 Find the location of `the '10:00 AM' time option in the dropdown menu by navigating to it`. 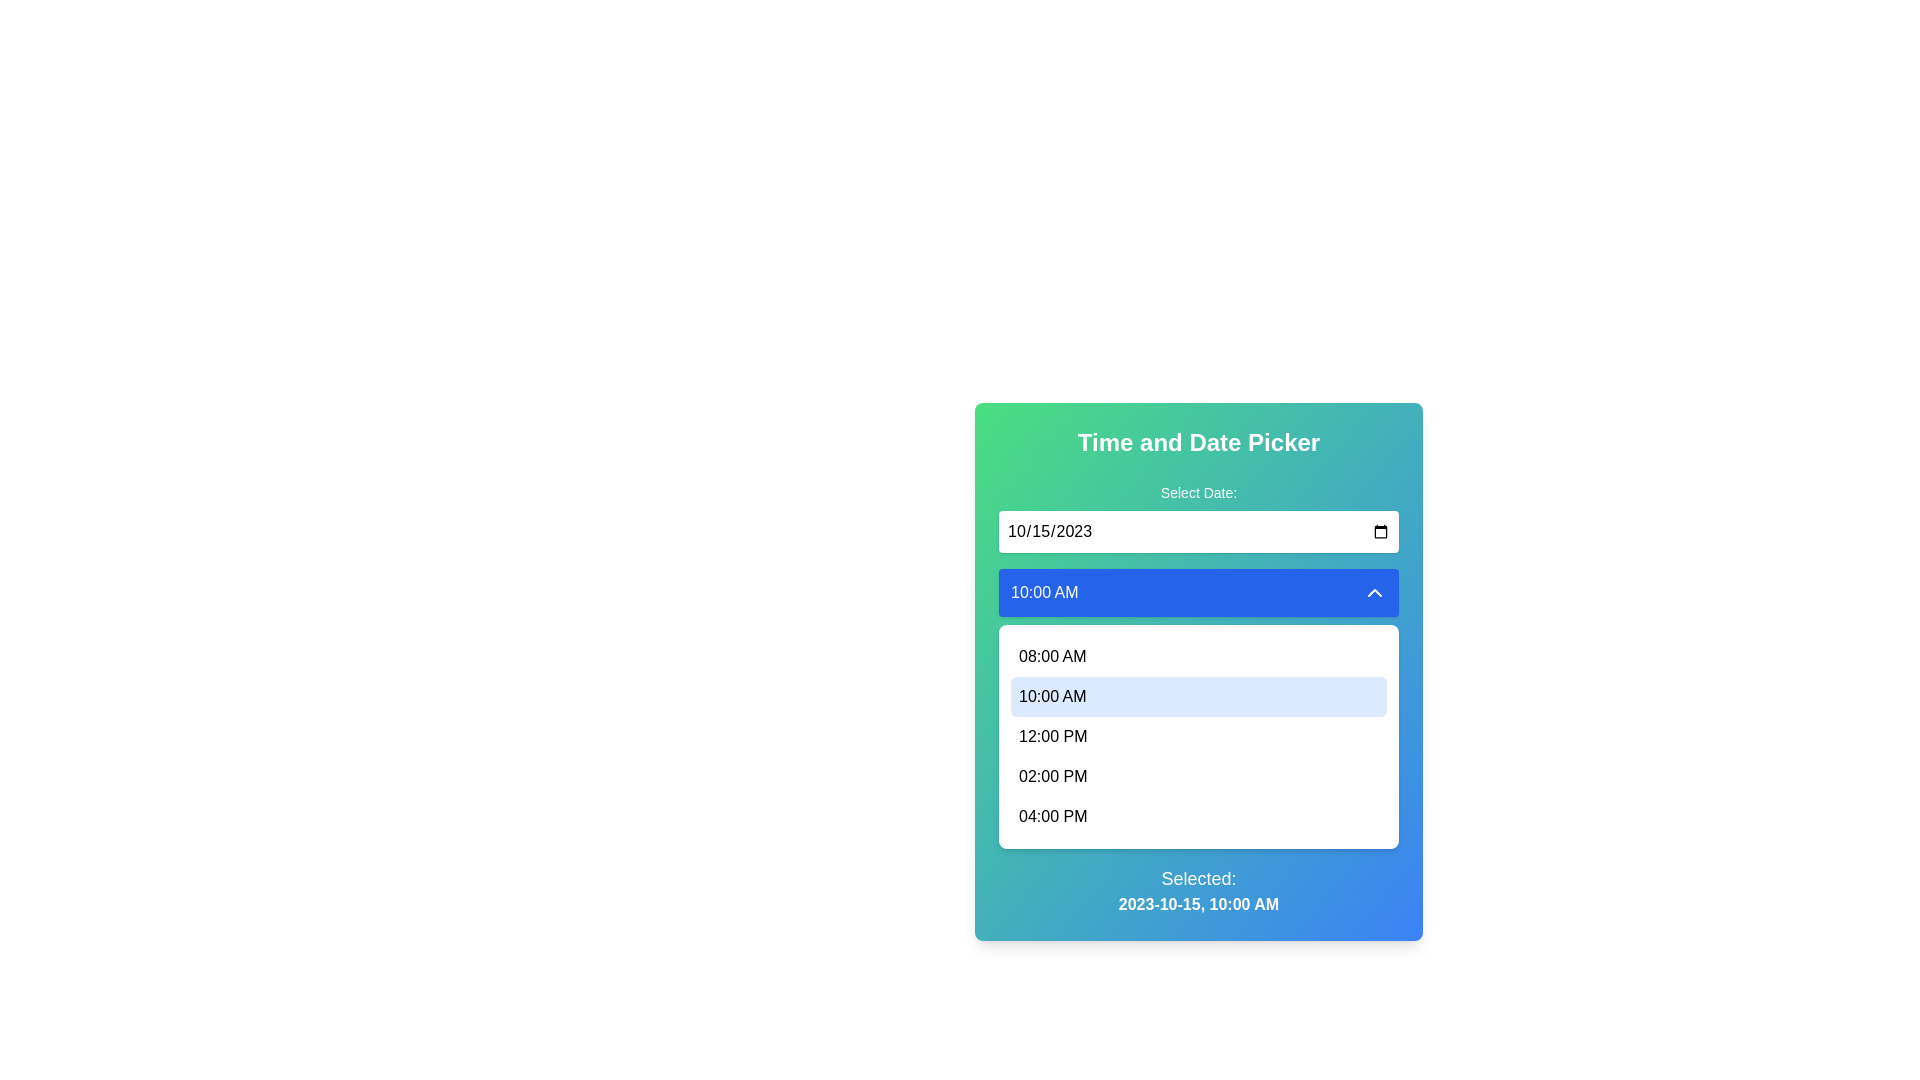

the '10:00 AM' time option in the dropdown menu by navigating to it is located at coordinates (1199, 708).